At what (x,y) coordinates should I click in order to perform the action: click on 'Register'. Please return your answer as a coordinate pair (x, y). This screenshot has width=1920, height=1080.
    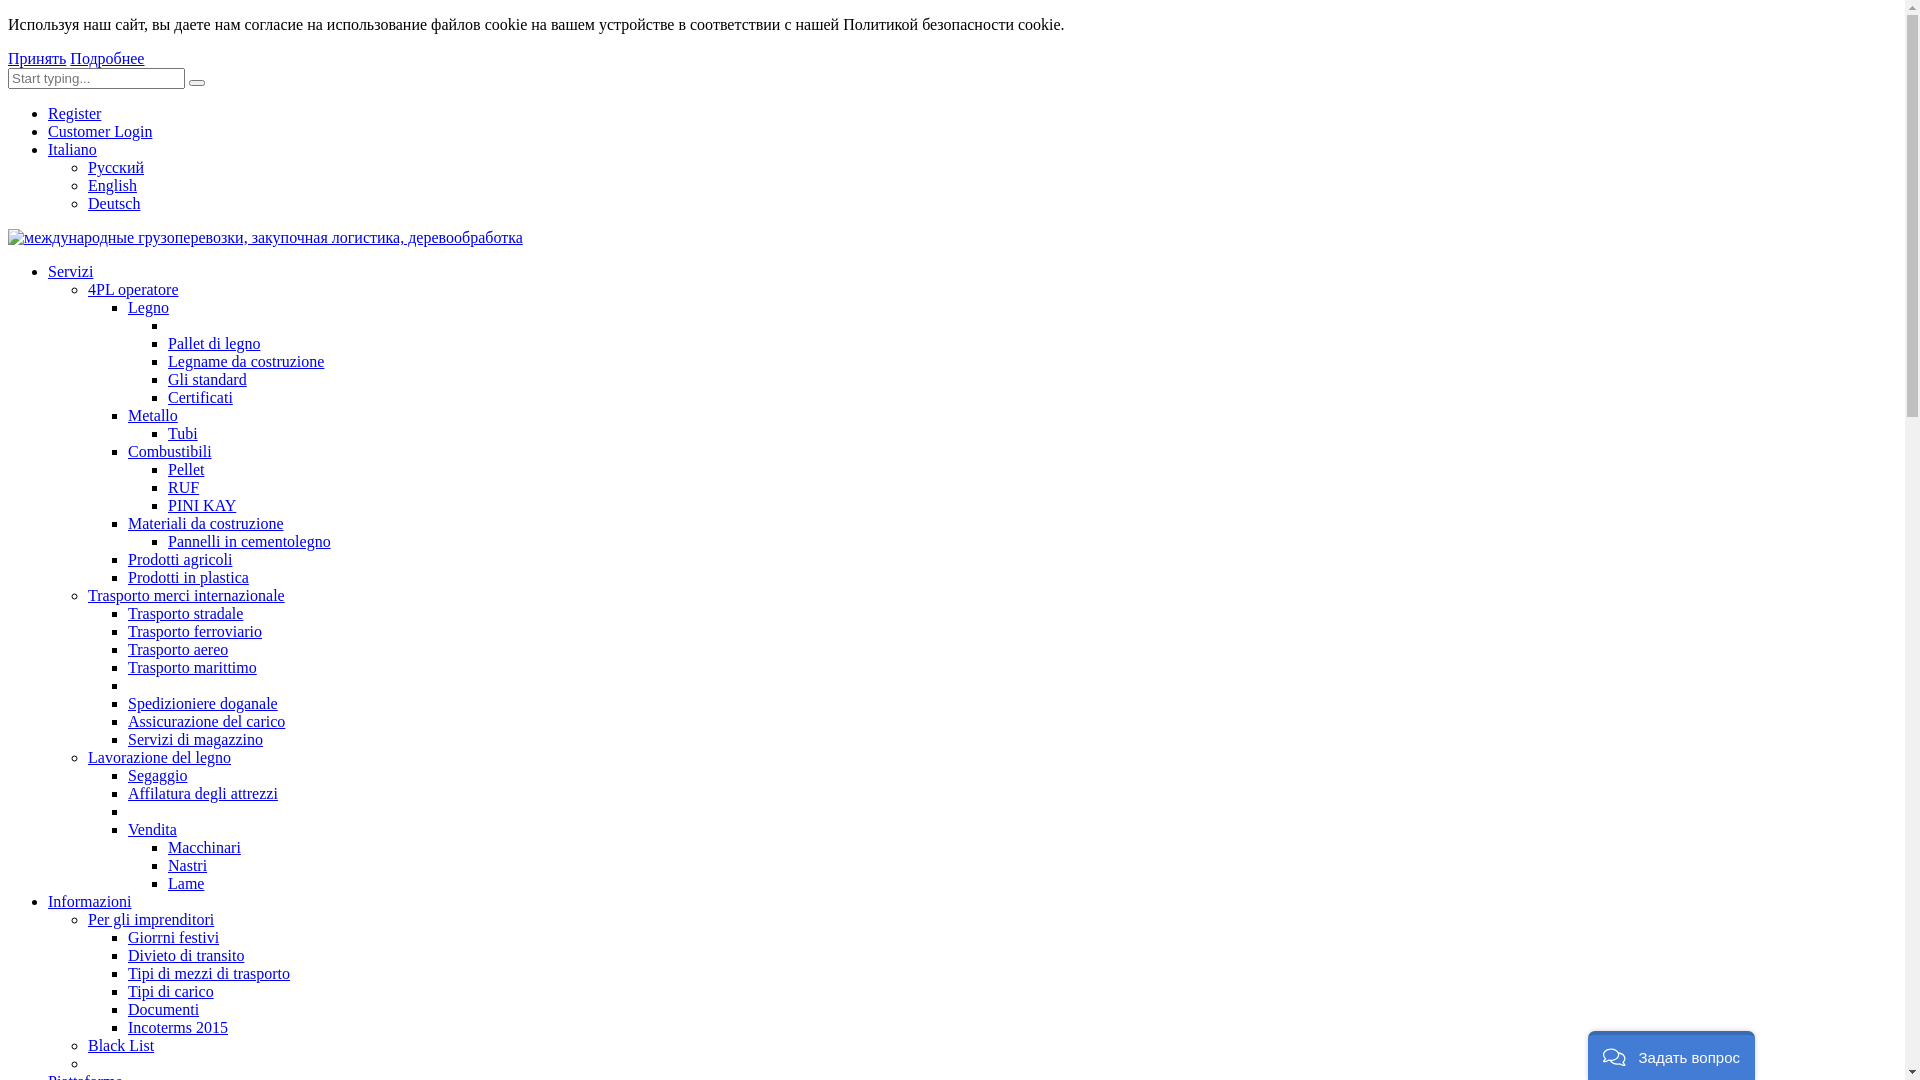
    Looking at the image, I should click on (74, 113).